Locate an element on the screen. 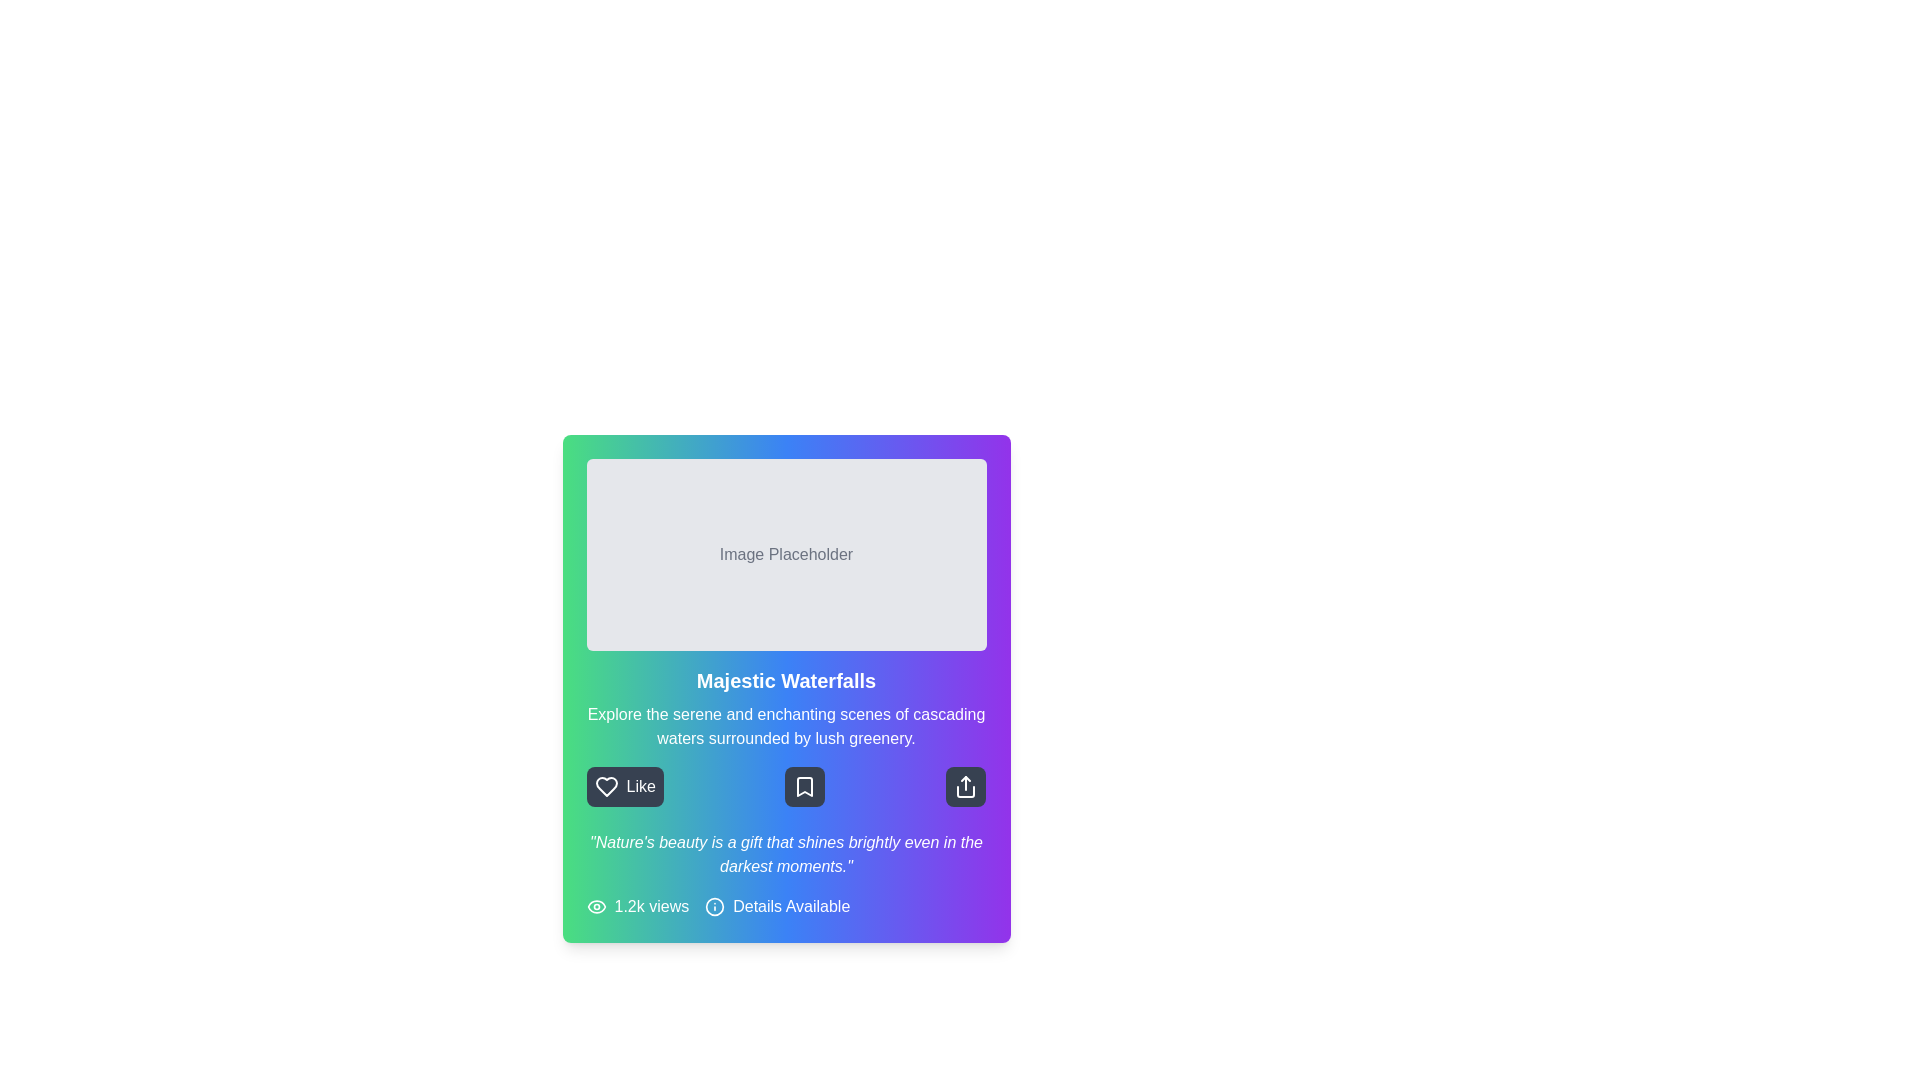 This screenshot has height=1080, width=1920. the rectangular button with a dark background and a white bookmark icon, which is the second button in a horizontal row of three buttons located at the lower part of a card is located at coordinates (785, 785).